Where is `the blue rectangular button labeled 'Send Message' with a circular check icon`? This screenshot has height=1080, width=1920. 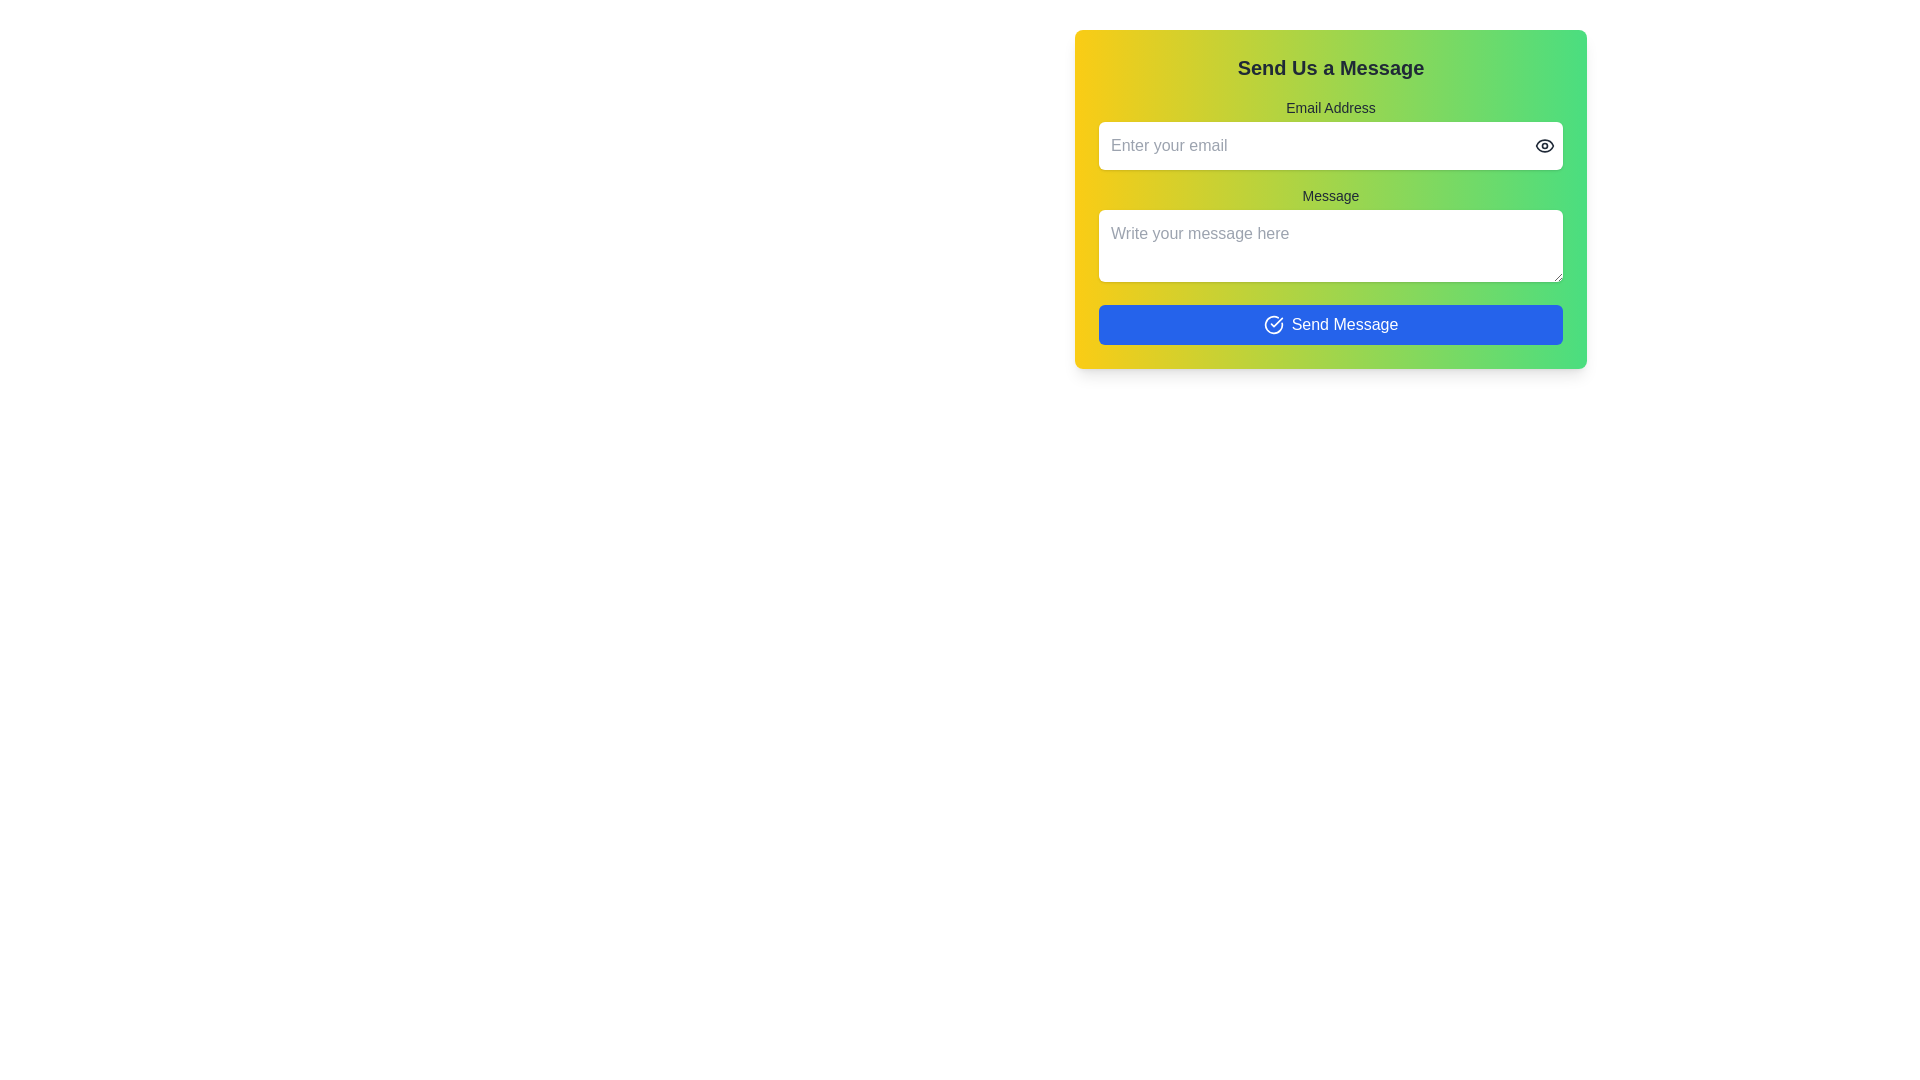
the blue rectangular button labeled 'Send Message' with a circular check icon is located at coordinates (1330, 323).